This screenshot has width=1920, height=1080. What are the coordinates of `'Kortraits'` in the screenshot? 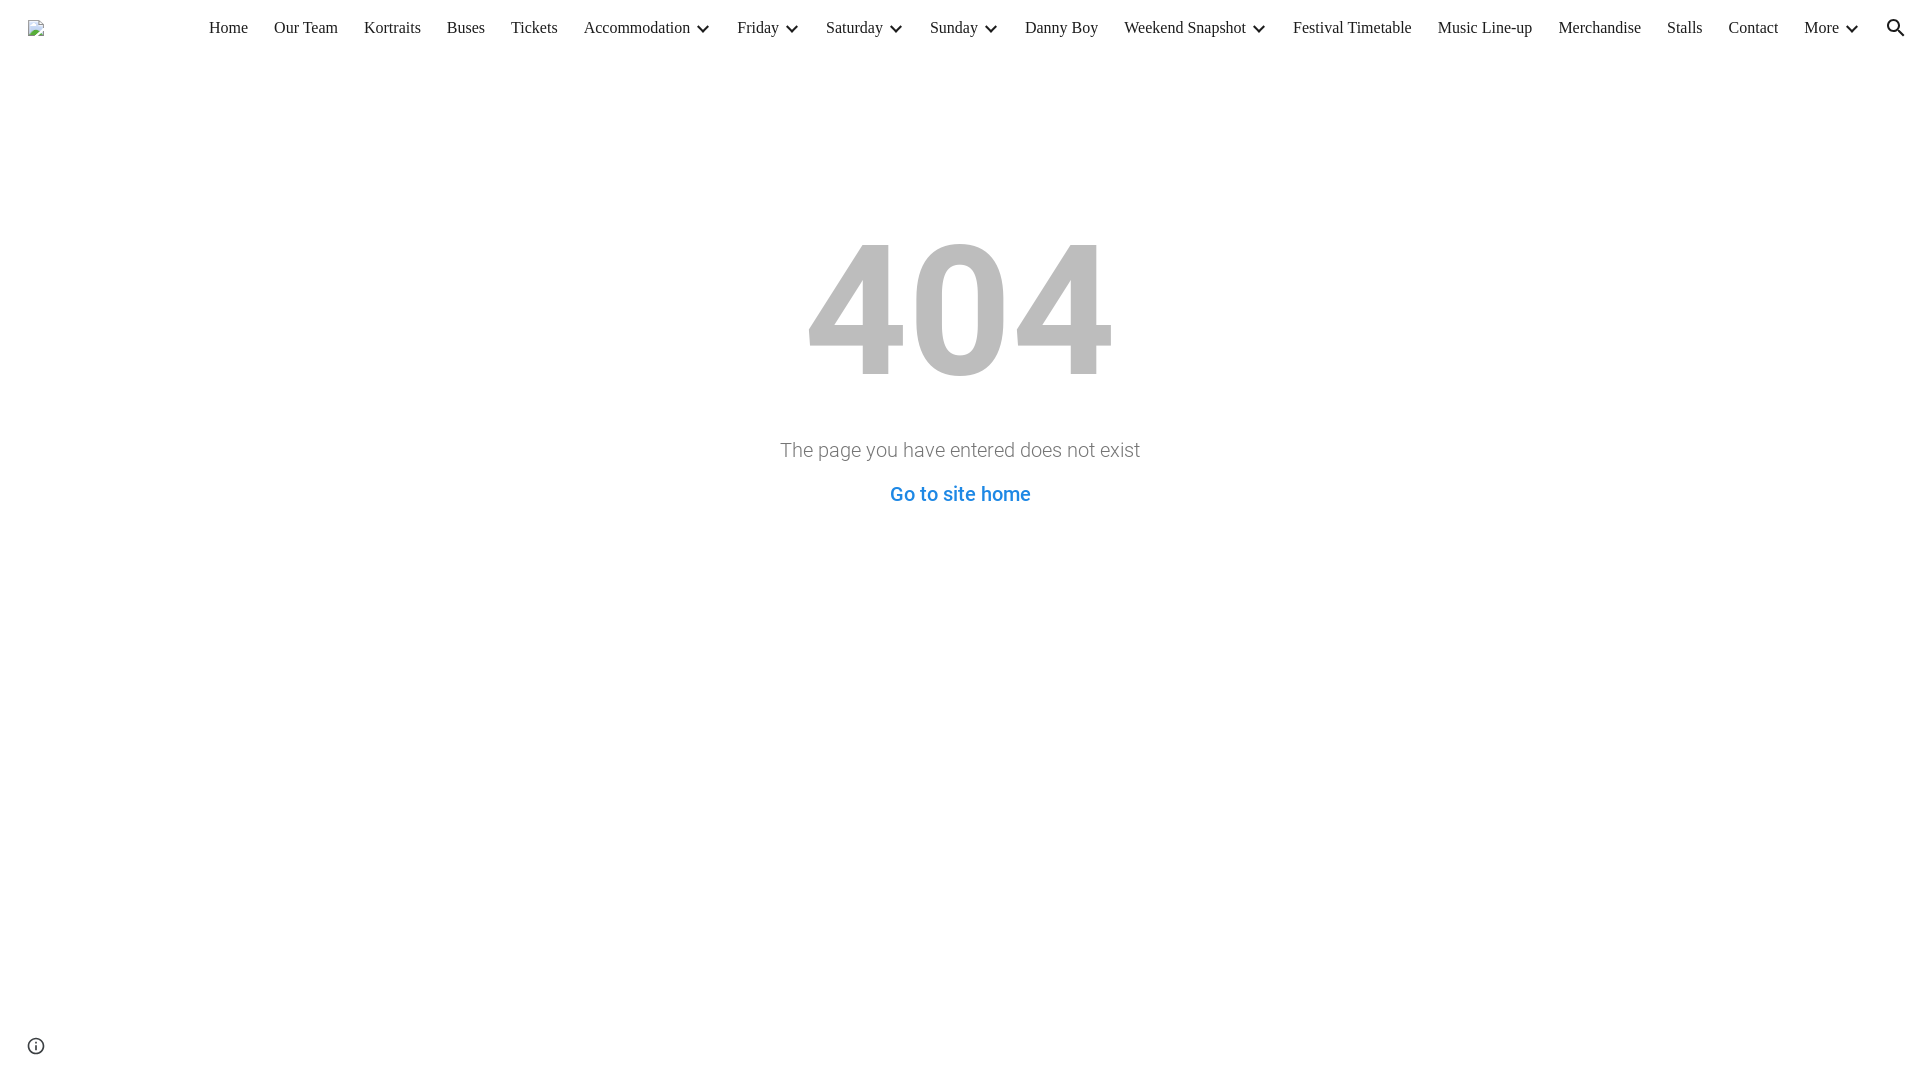 It's located at (392, 27).